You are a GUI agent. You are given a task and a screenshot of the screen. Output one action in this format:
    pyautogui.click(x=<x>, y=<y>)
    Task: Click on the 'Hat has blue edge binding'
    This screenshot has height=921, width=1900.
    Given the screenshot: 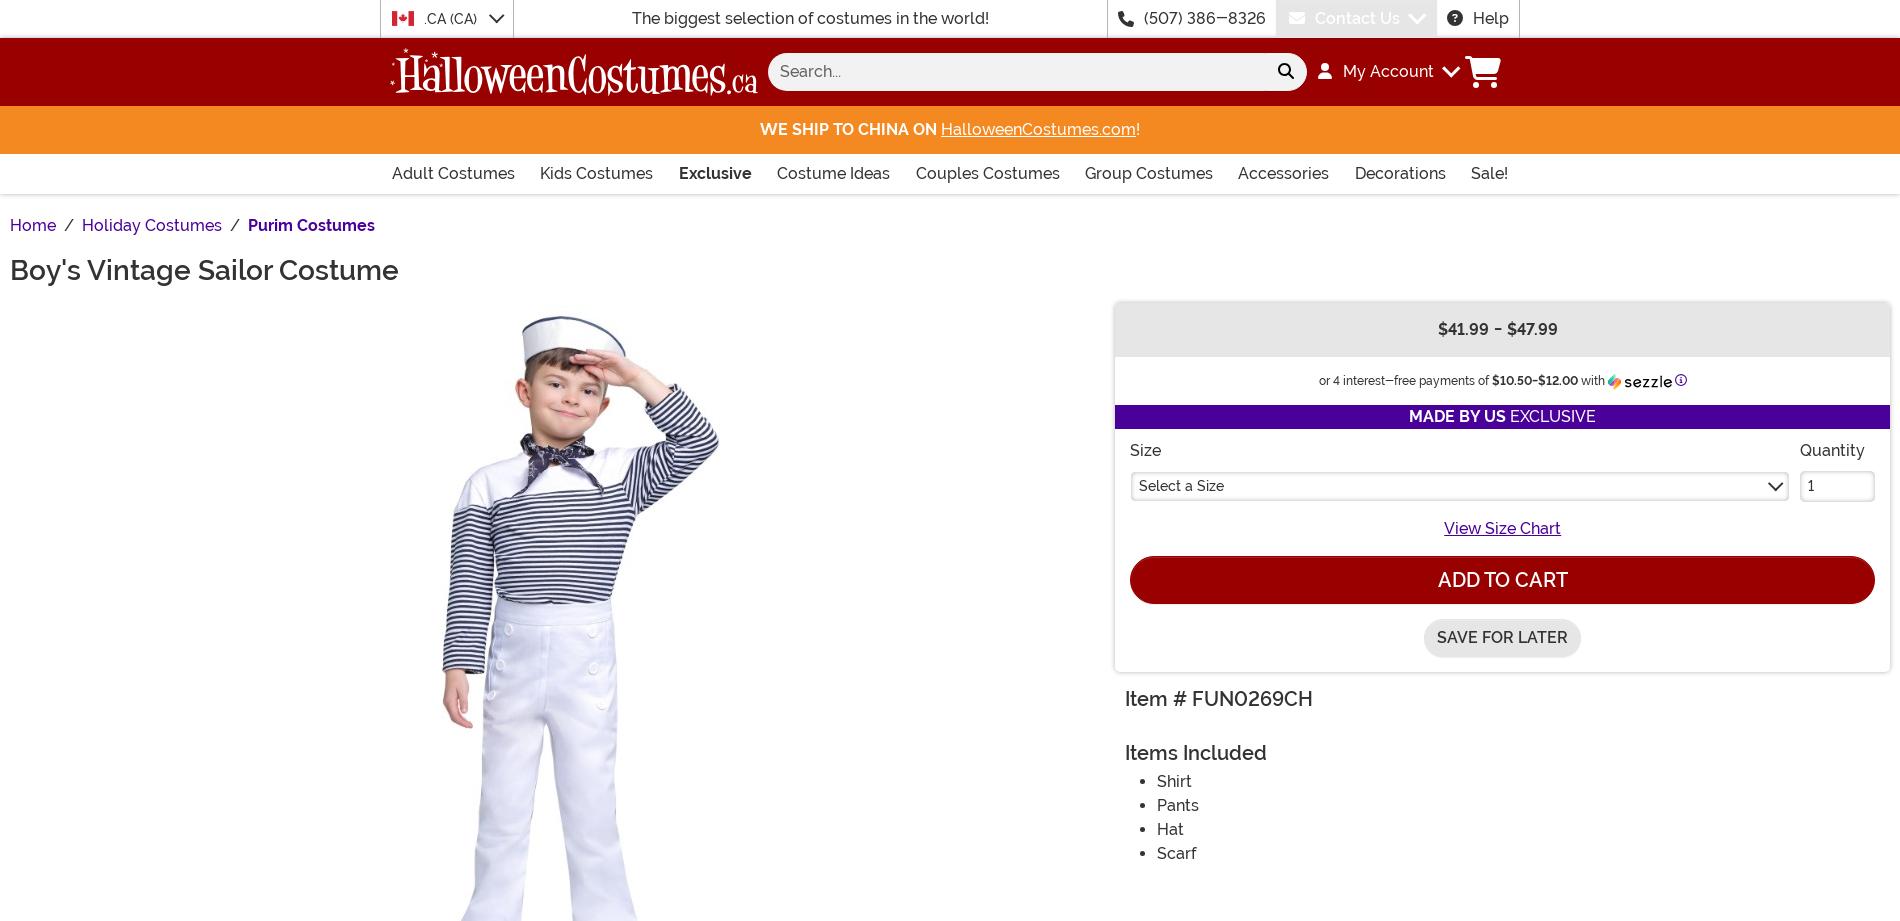 What is the action you would take?
    pyautogui.click(x=1314, y=80)
    